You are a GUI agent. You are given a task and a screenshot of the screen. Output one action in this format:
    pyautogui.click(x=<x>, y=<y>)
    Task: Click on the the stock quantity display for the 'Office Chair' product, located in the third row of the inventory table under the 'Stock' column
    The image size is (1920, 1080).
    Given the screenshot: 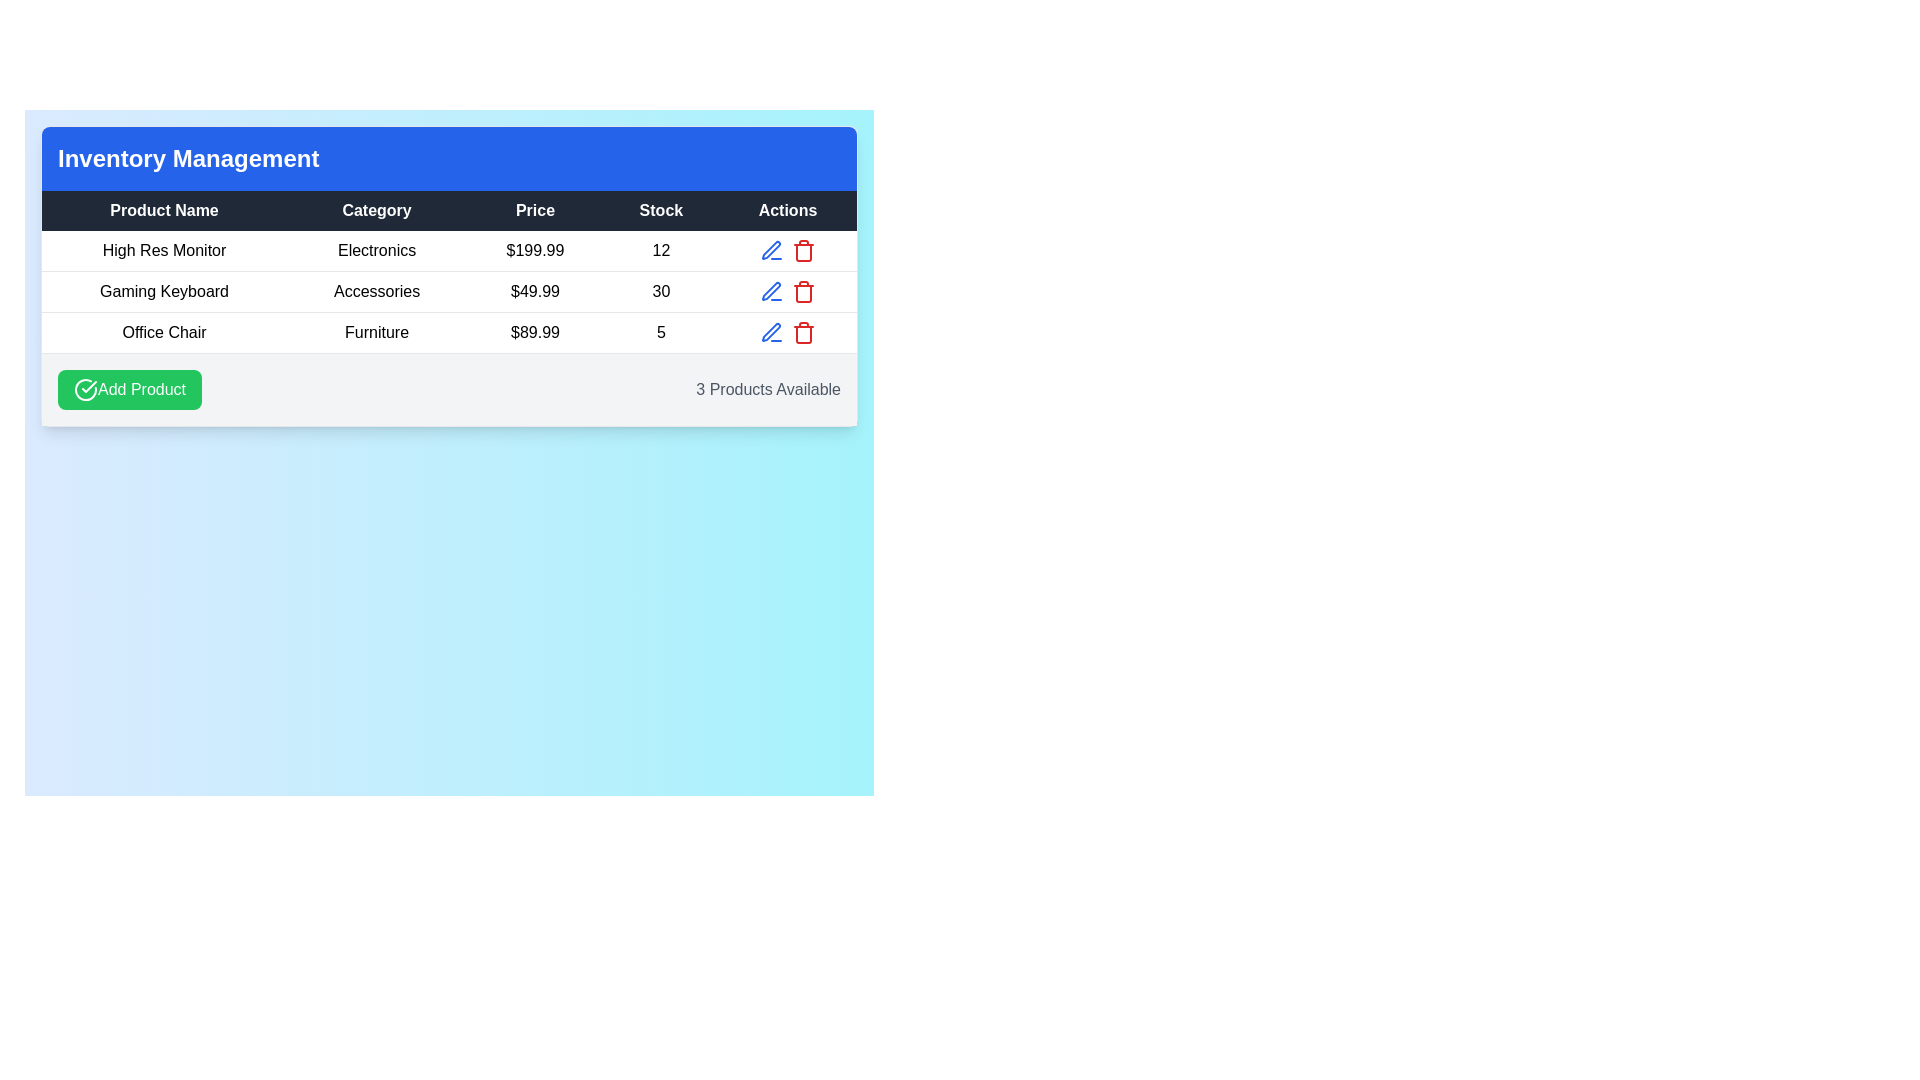 What is the action you would take?
    pyautogui.click(x=661, y=331)
    